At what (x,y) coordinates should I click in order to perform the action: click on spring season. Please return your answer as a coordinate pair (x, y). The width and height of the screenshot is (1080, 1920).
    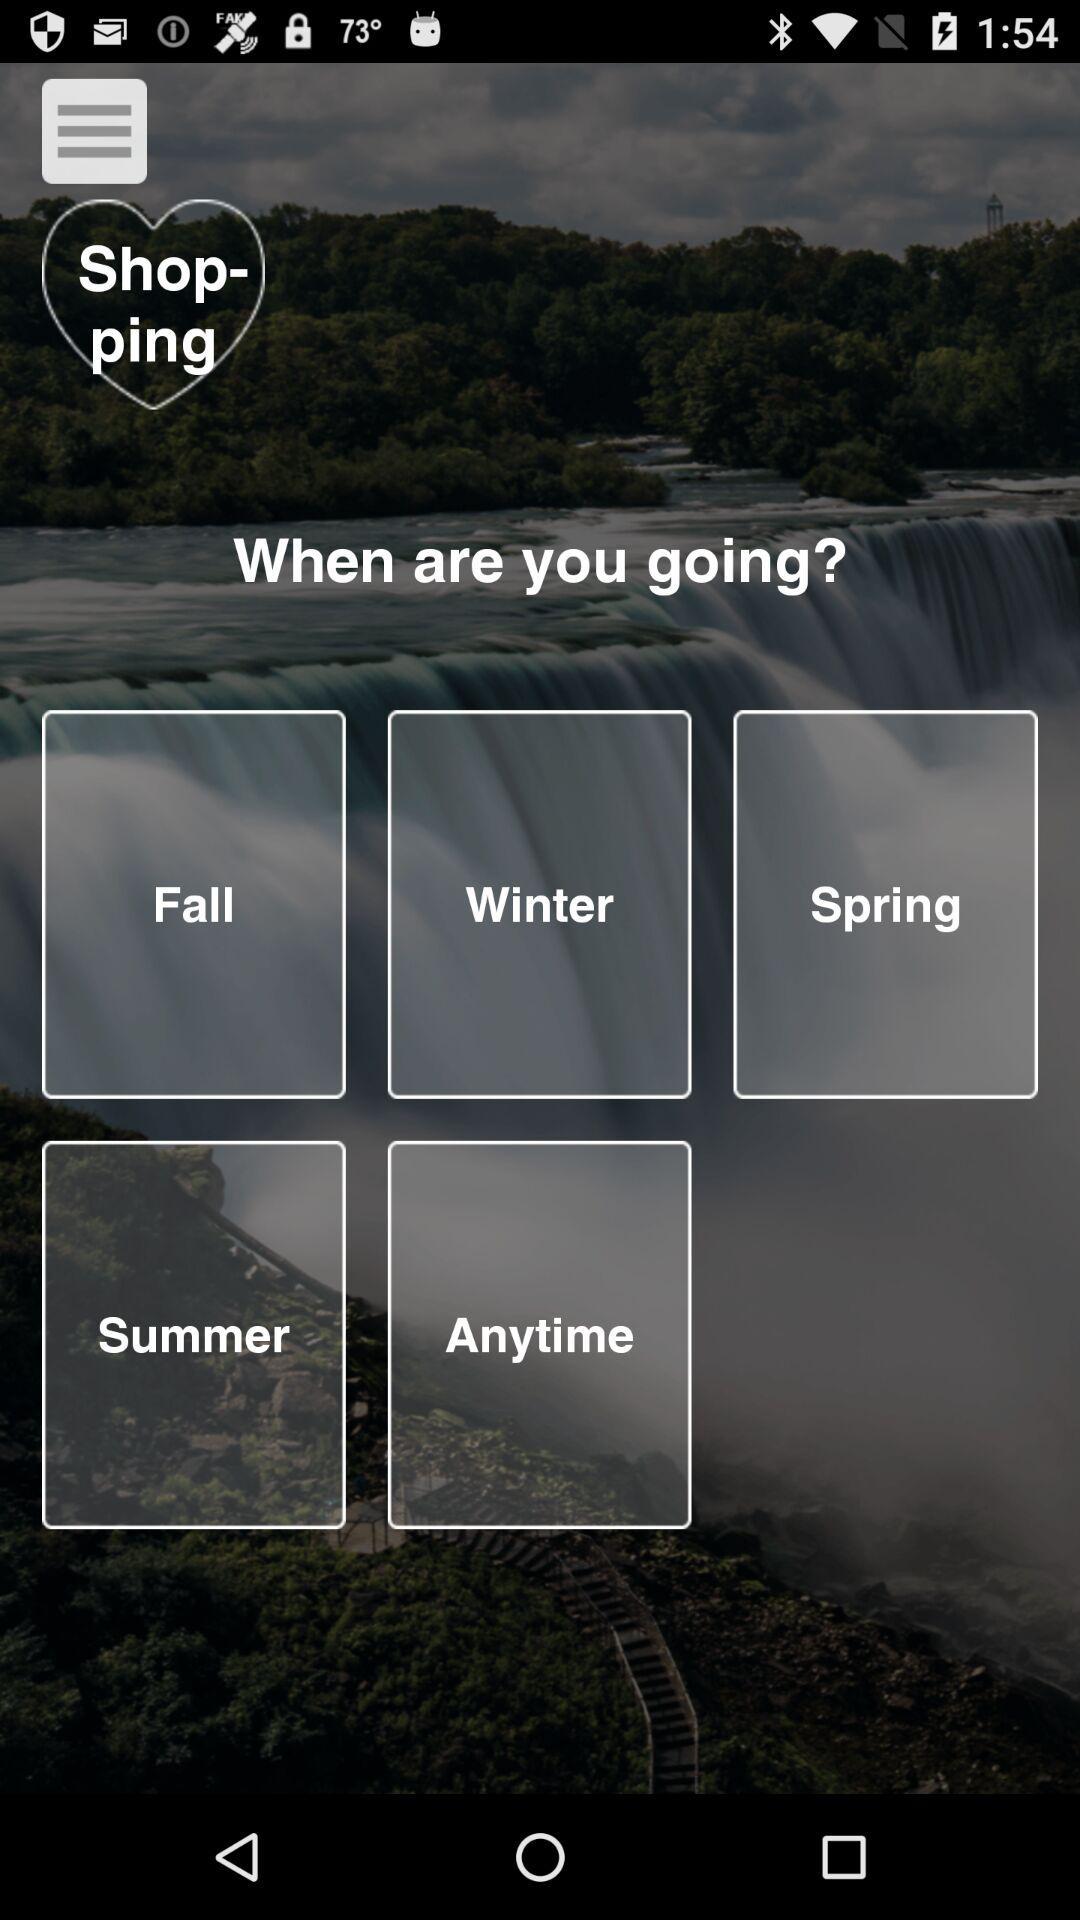
    Looking at the image, I should click on (884, 903).